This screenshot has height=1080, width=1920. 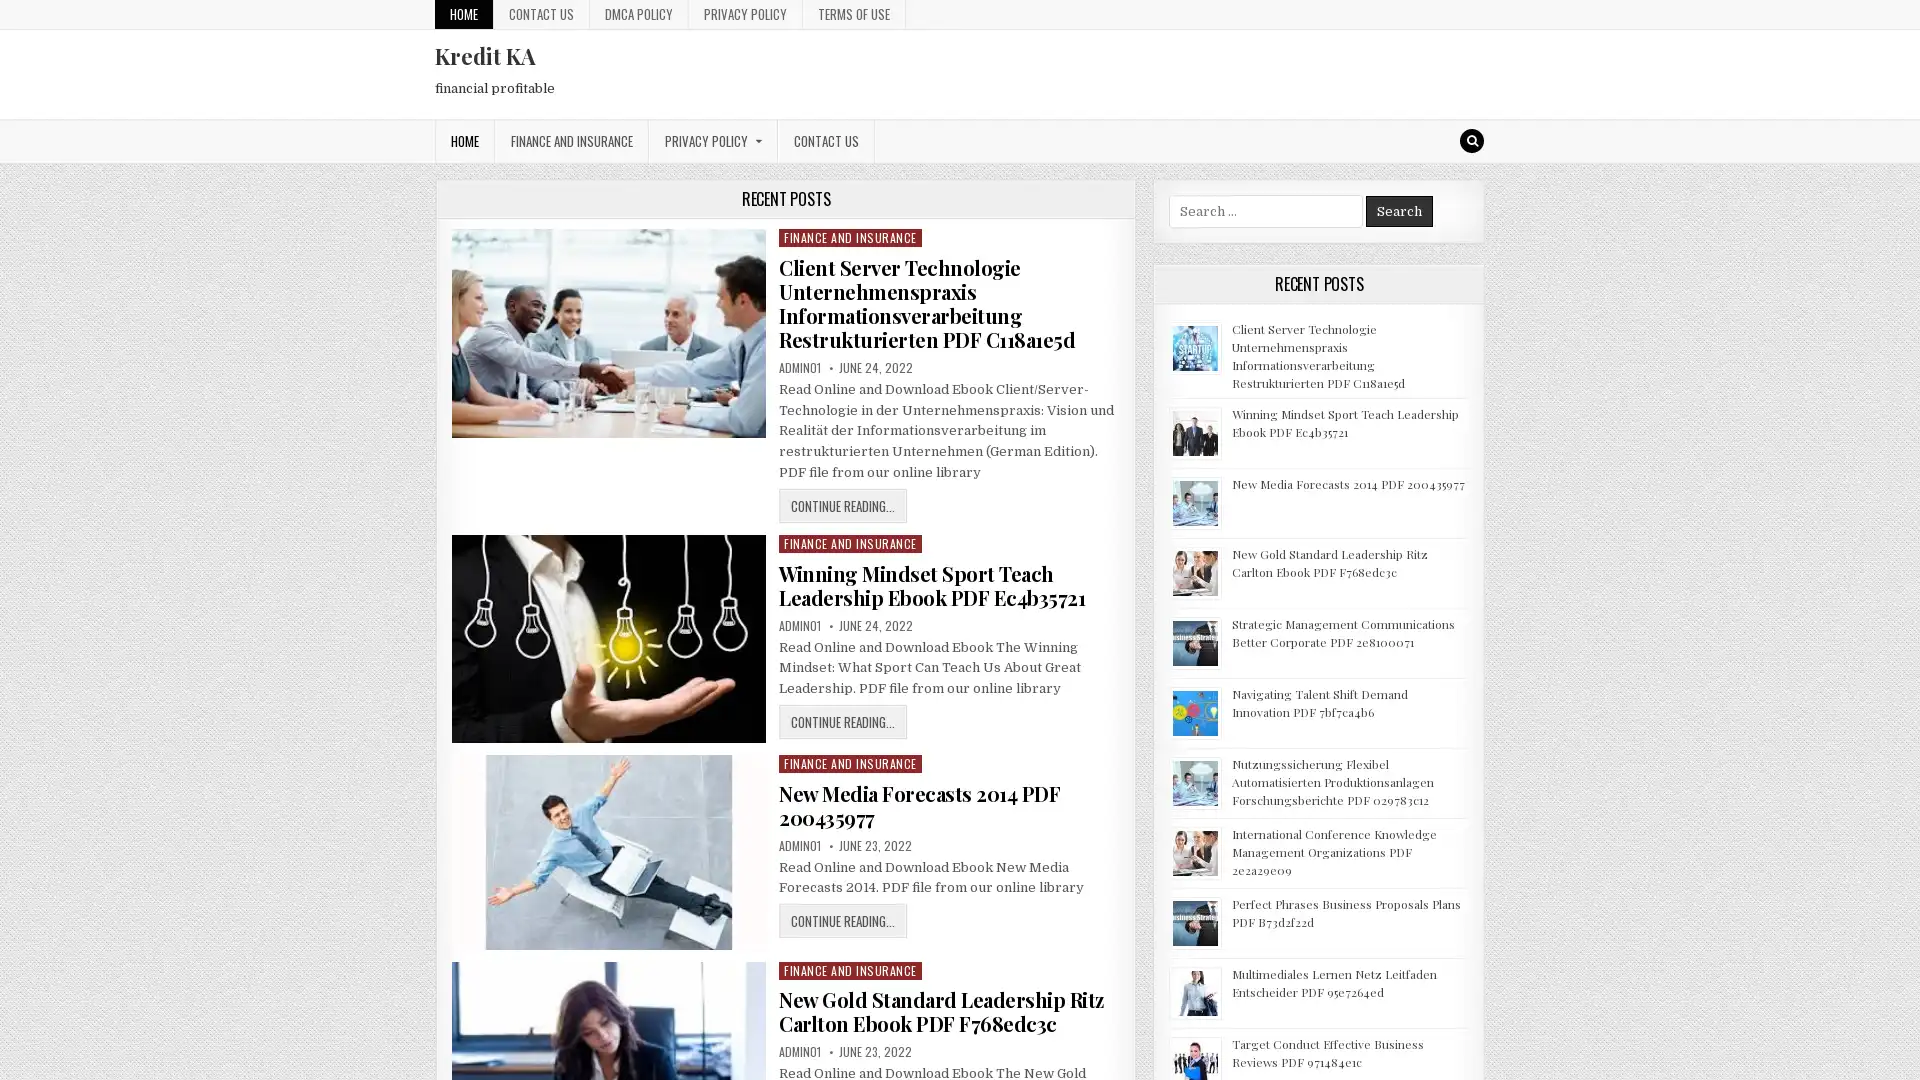 I want to click on Search, so click(x=1398, y=211).